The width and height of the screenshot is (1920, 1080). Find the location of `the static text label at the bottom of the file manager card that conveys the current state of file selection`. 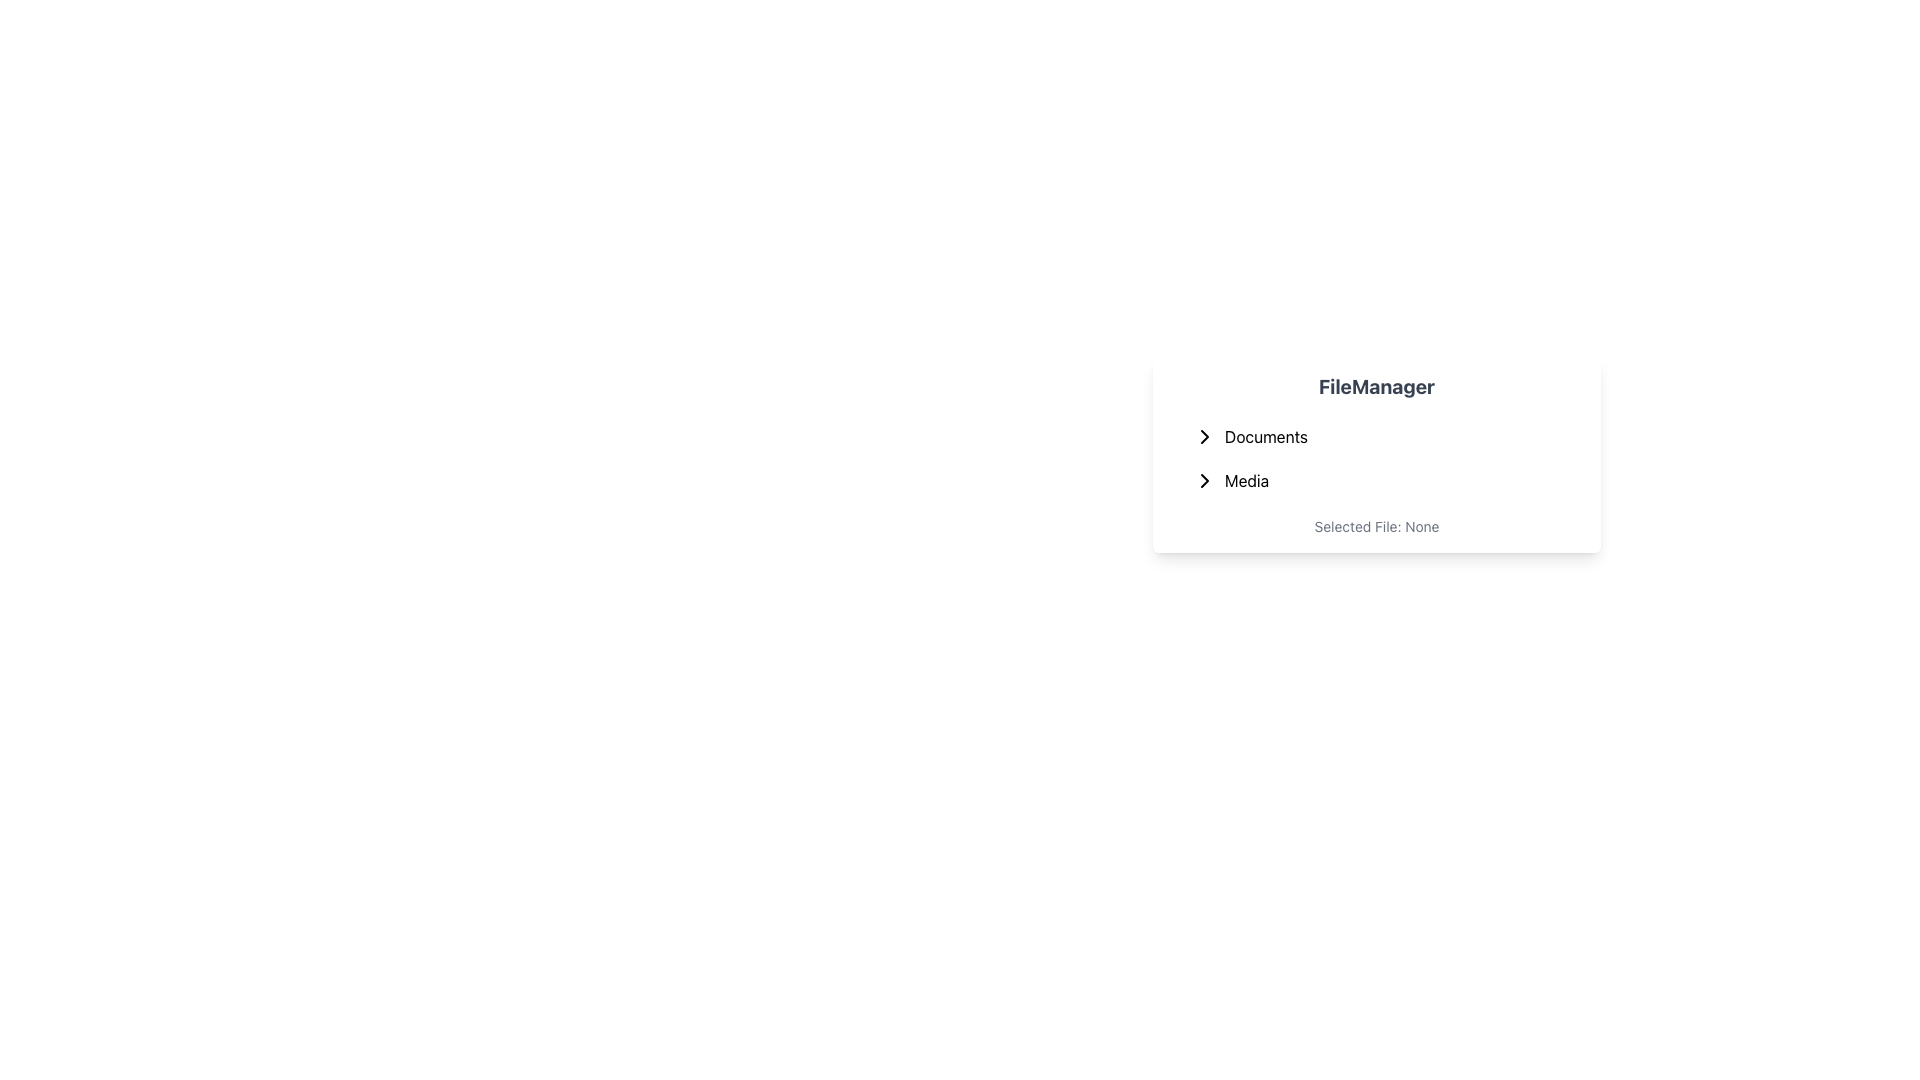

the static text label at the bottom of the file manager card that conveys the current state of file selection is located at coordinates (1376, 526).